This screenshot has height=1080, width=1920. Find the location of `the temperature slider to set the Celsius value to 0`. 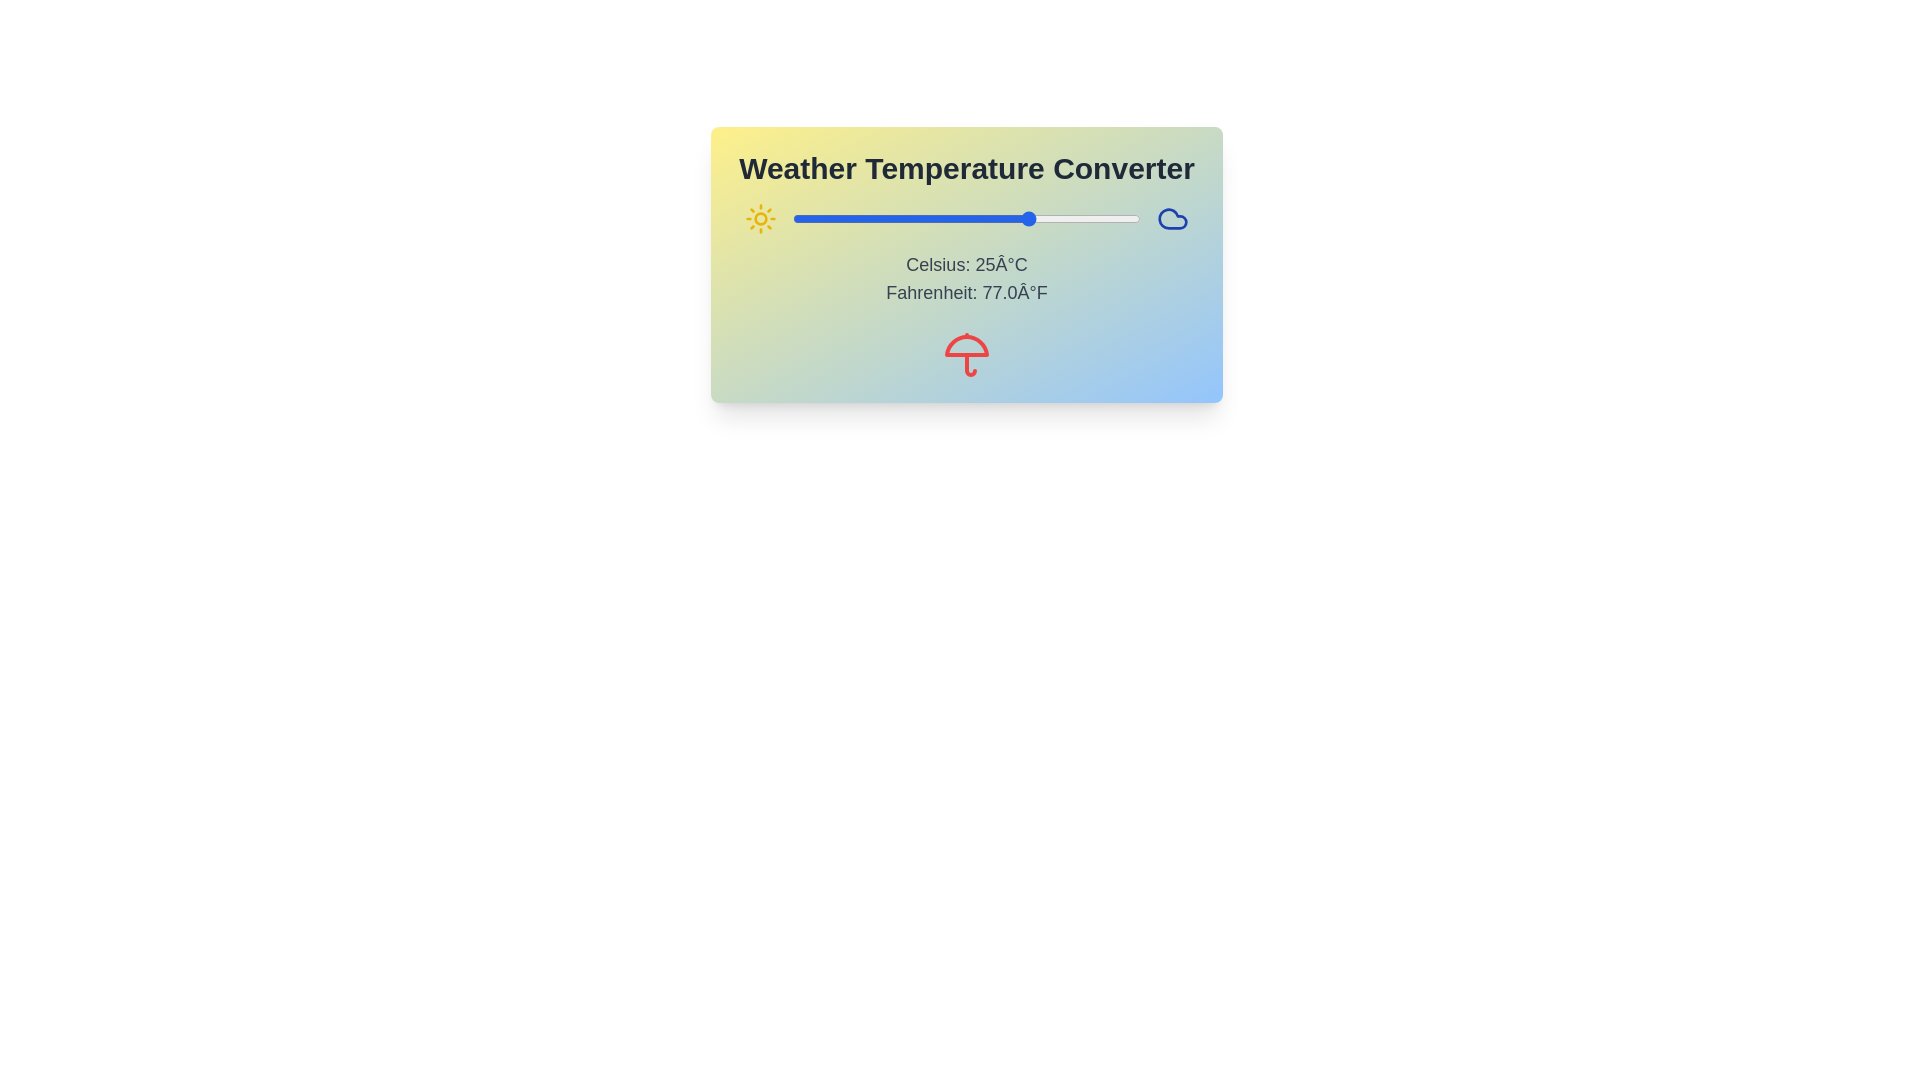

the temperature slider to set the Celsius value to 0 is located at coordinates (922, 219).